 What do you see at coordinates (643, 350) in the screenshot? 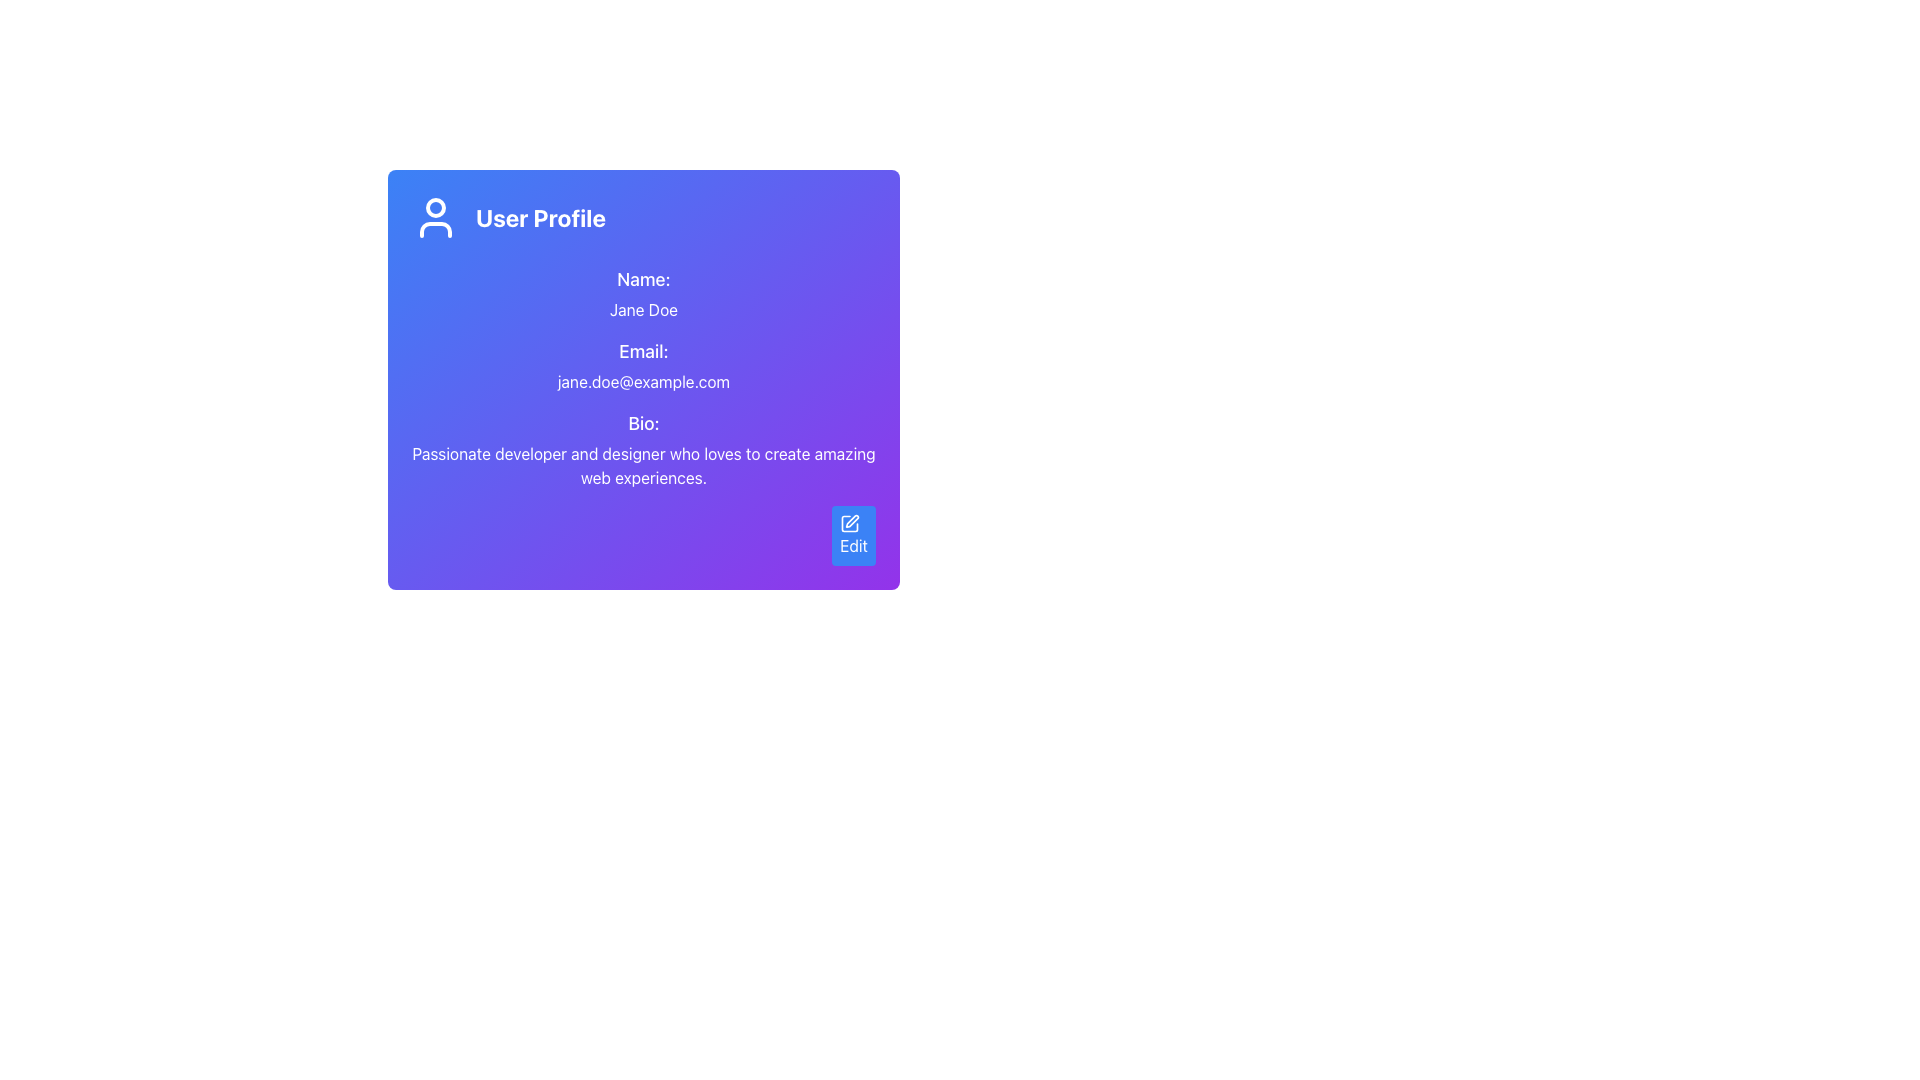
I see `text label indicating the type of data shown for the email address, positioned below the 'Name:' field and above 'jane.doe@example.com'` at bounding box center [643, 350].